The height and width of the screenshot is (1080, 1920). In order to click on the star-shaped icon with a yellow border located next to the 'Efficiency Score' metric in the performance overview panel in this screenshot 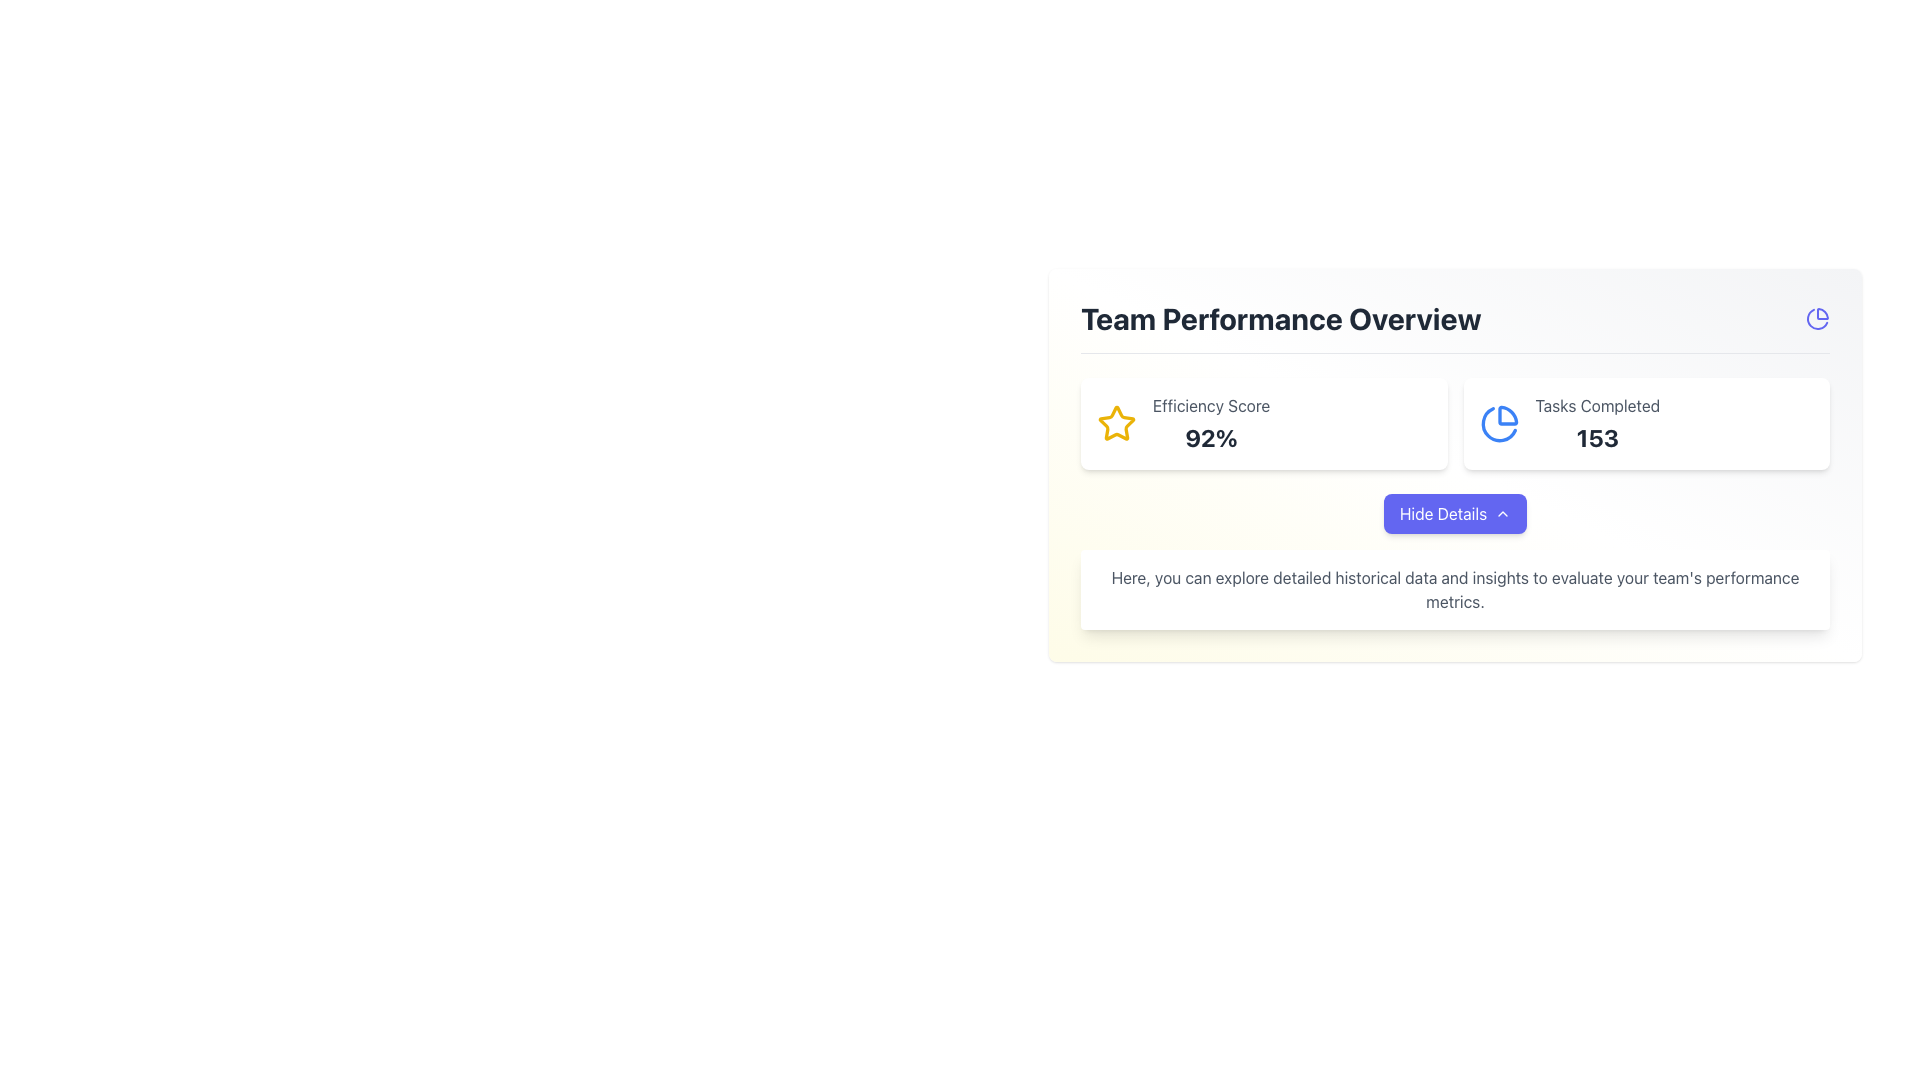, I will do `click(1116, 422)`.